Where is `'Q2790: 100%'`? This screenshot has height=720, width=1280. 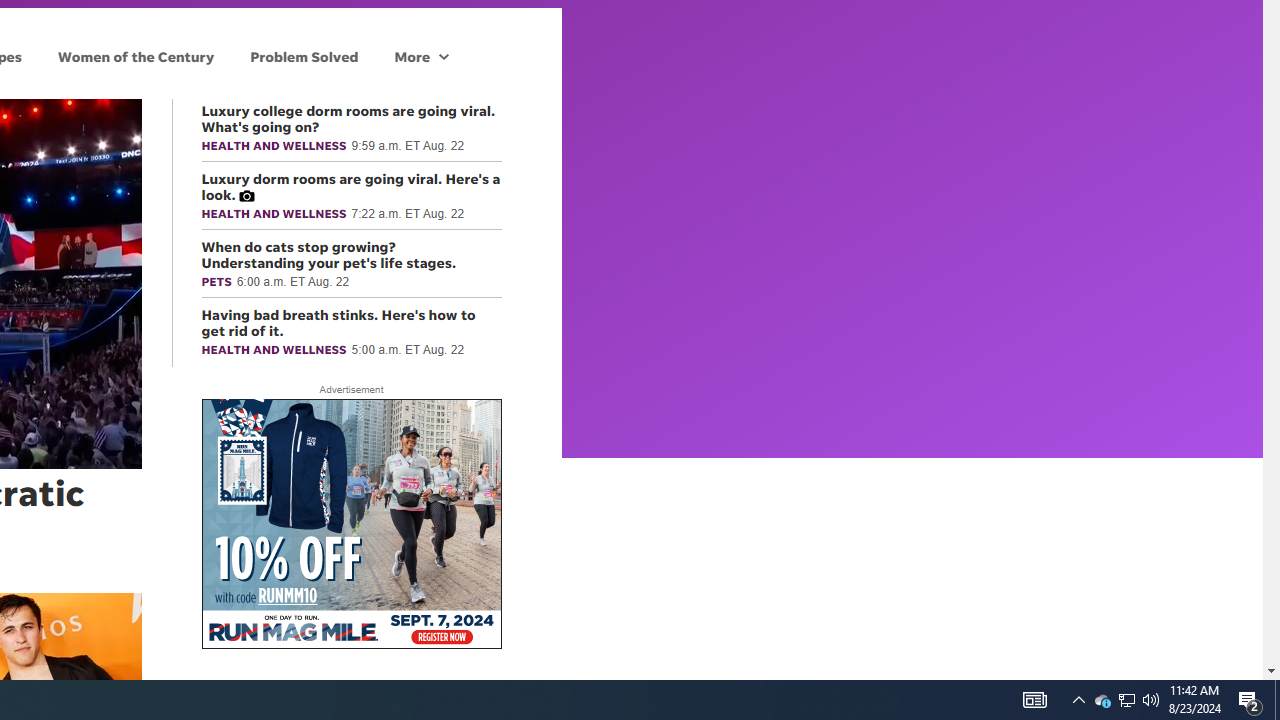
'Q2790: 100%' is located at coordinates (1127, 698).